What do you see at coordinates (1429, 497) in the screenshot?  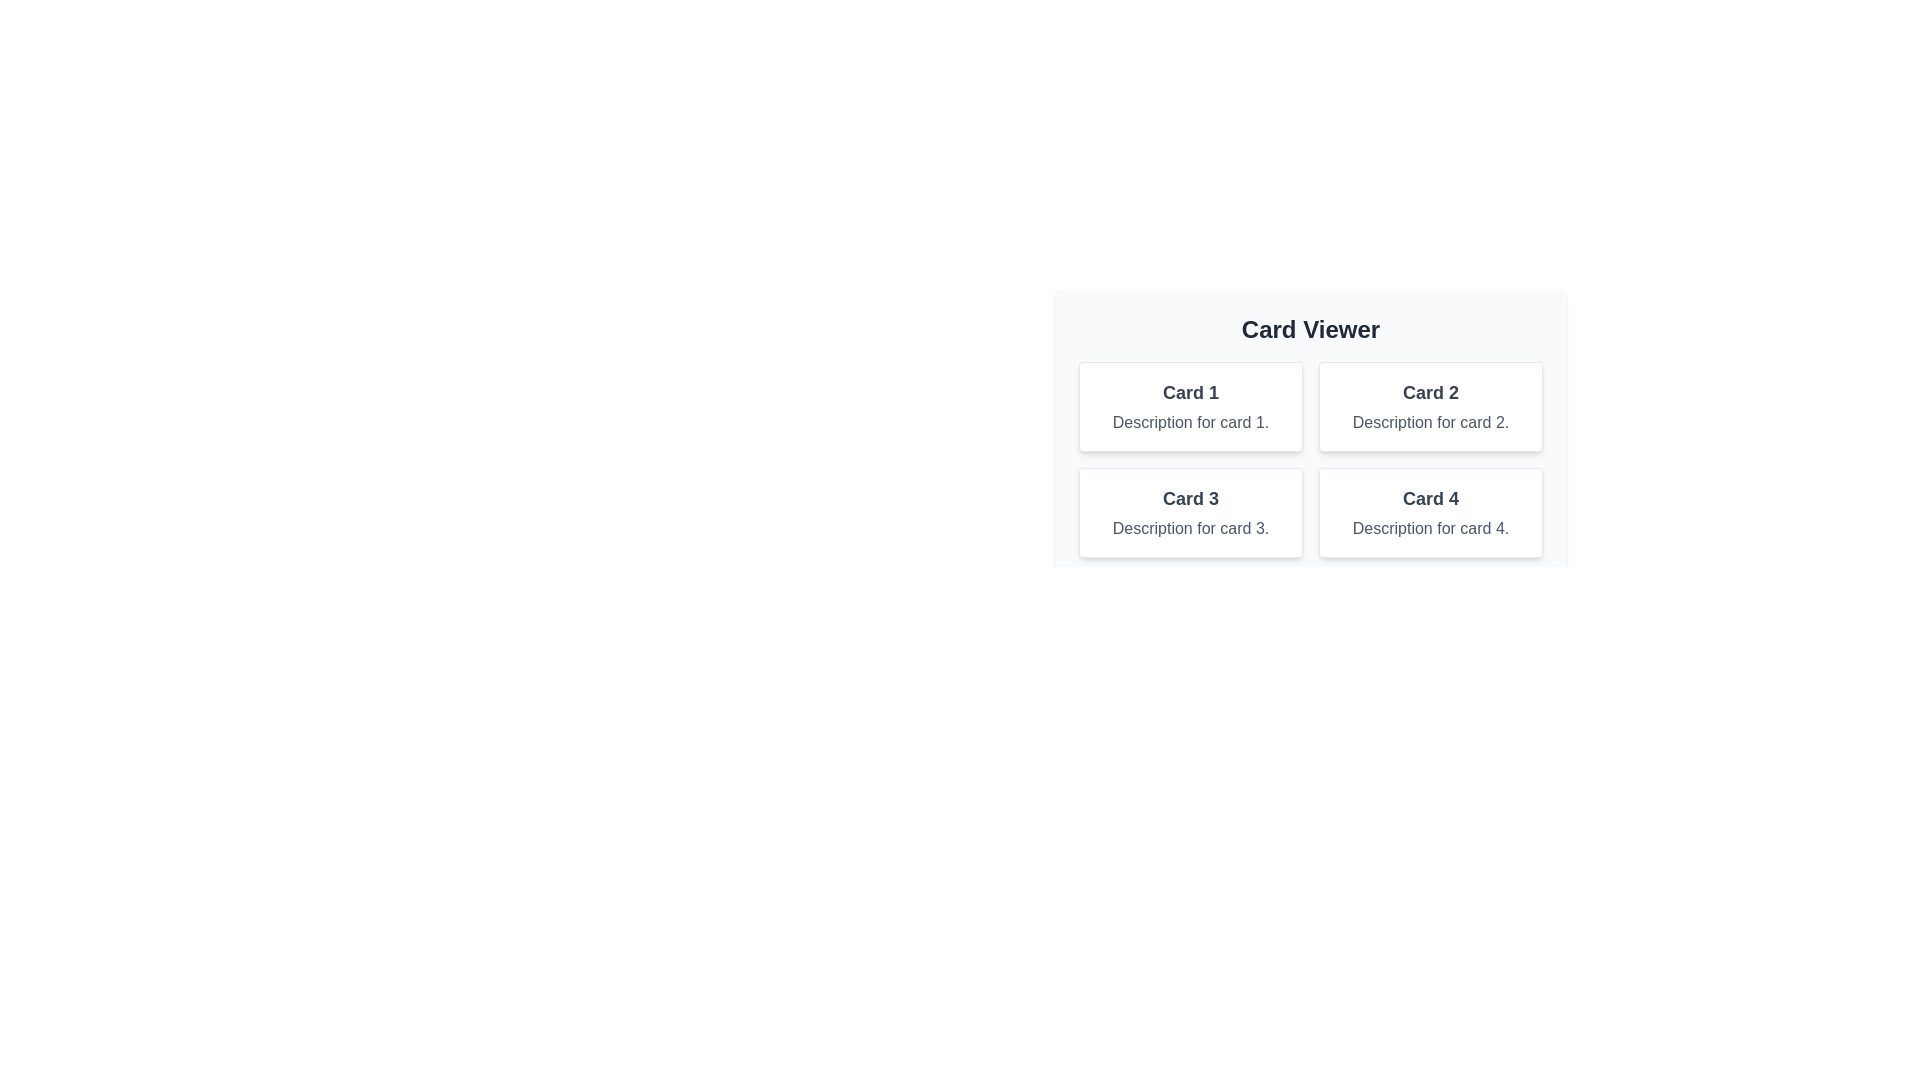 I see `the text label that serves as the title of the card, positioned above the description text in the lower-right card of a 2x2 grid layout` at bounding box center [1429, 497].